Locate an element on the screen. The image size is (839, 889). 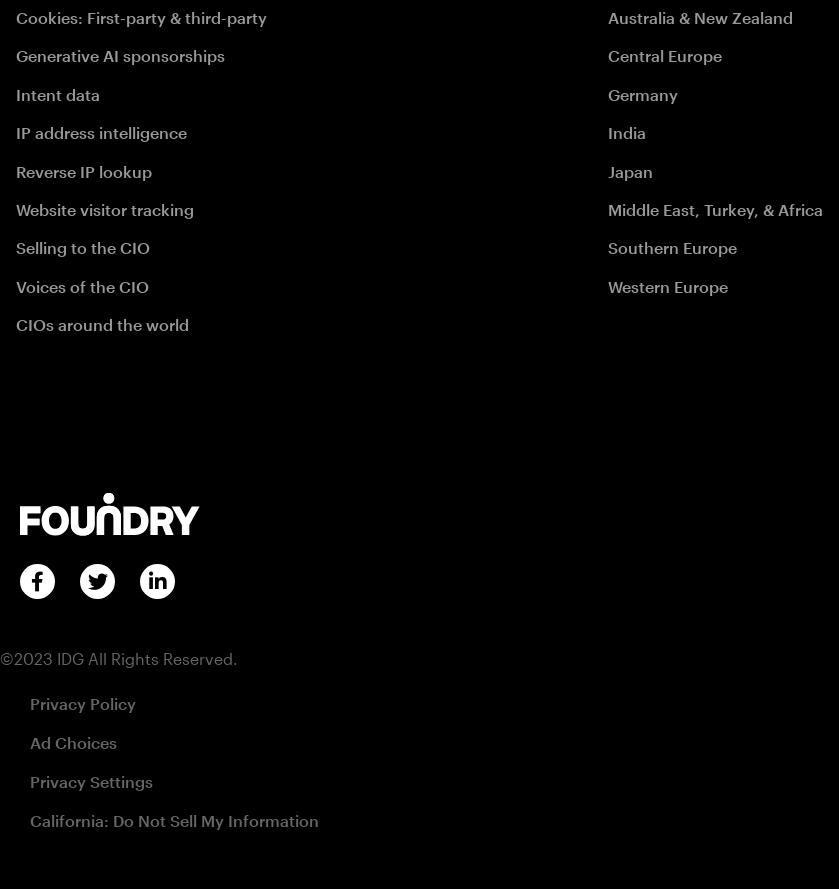
'Ad Choices' is located at coordinates (73, 741).